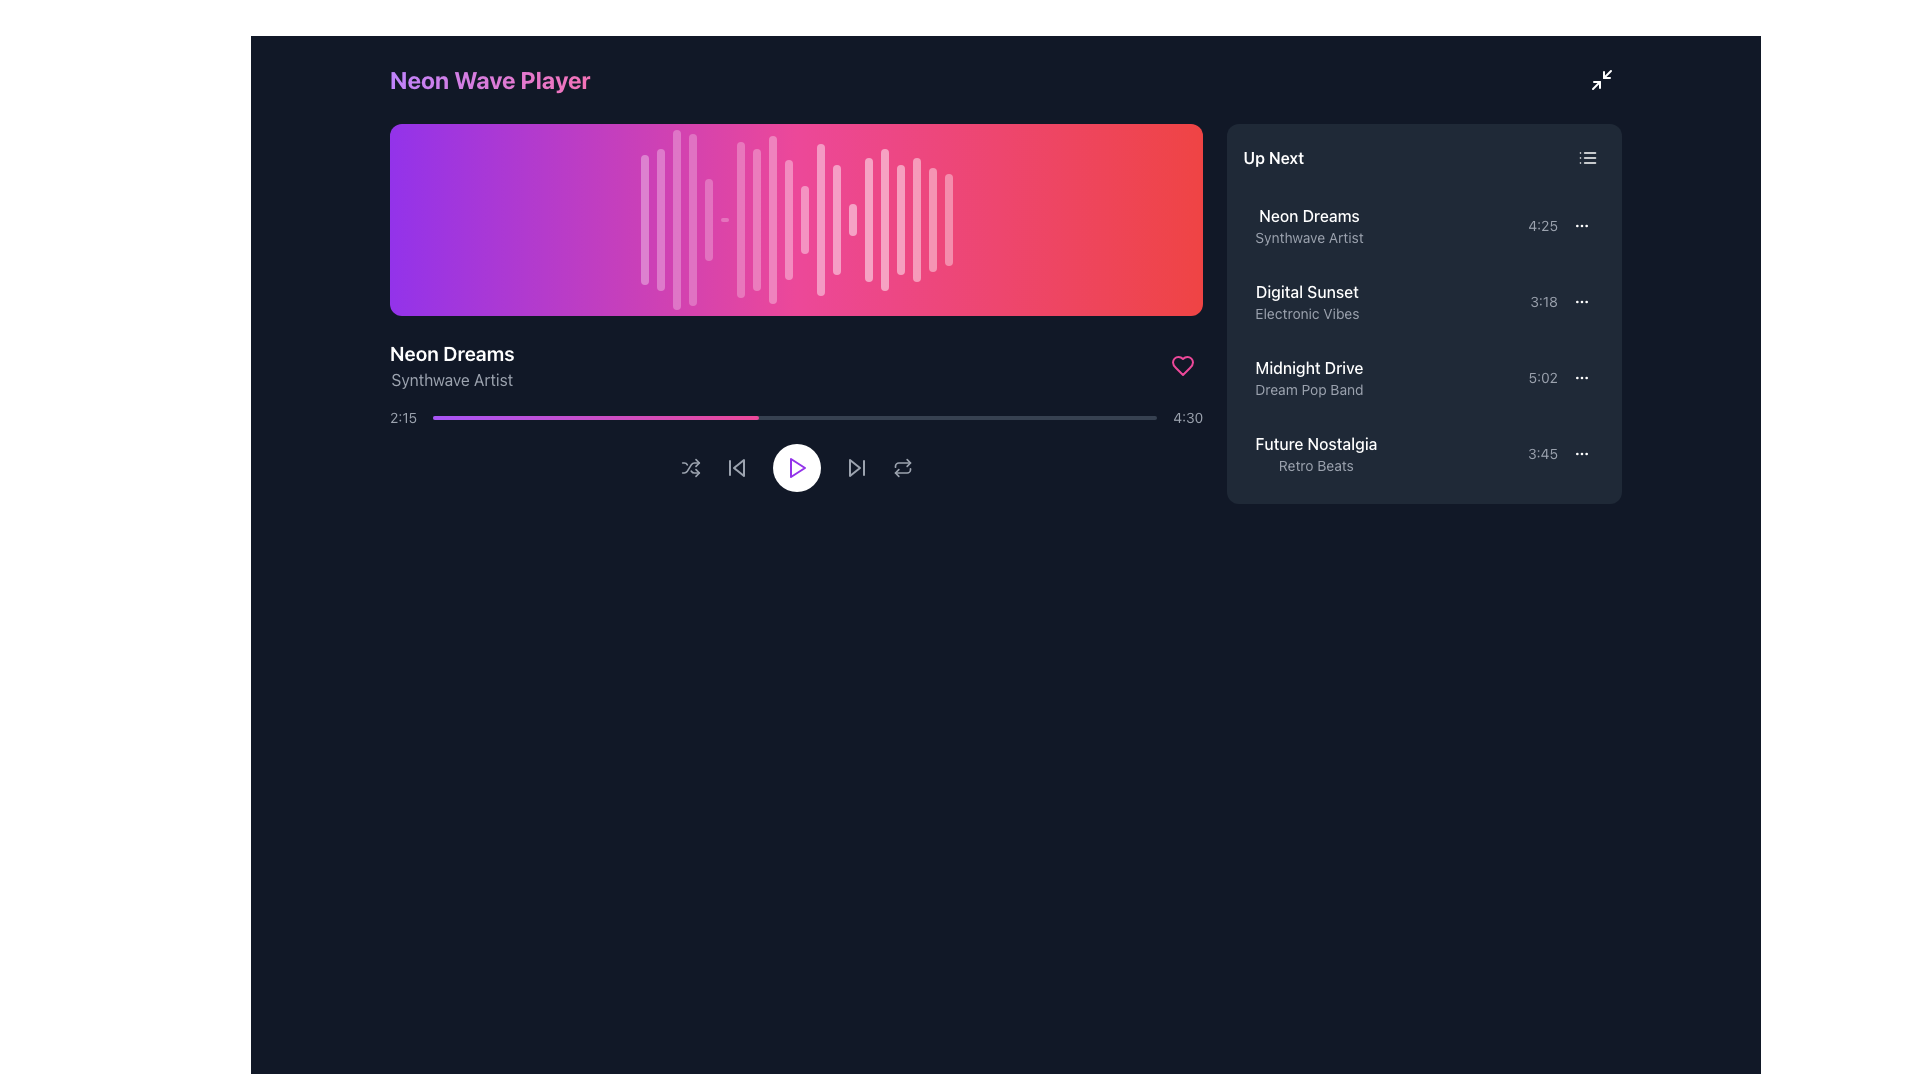  I want to click on the list item labeled 'Midnight Drive', so click(1423, 378).